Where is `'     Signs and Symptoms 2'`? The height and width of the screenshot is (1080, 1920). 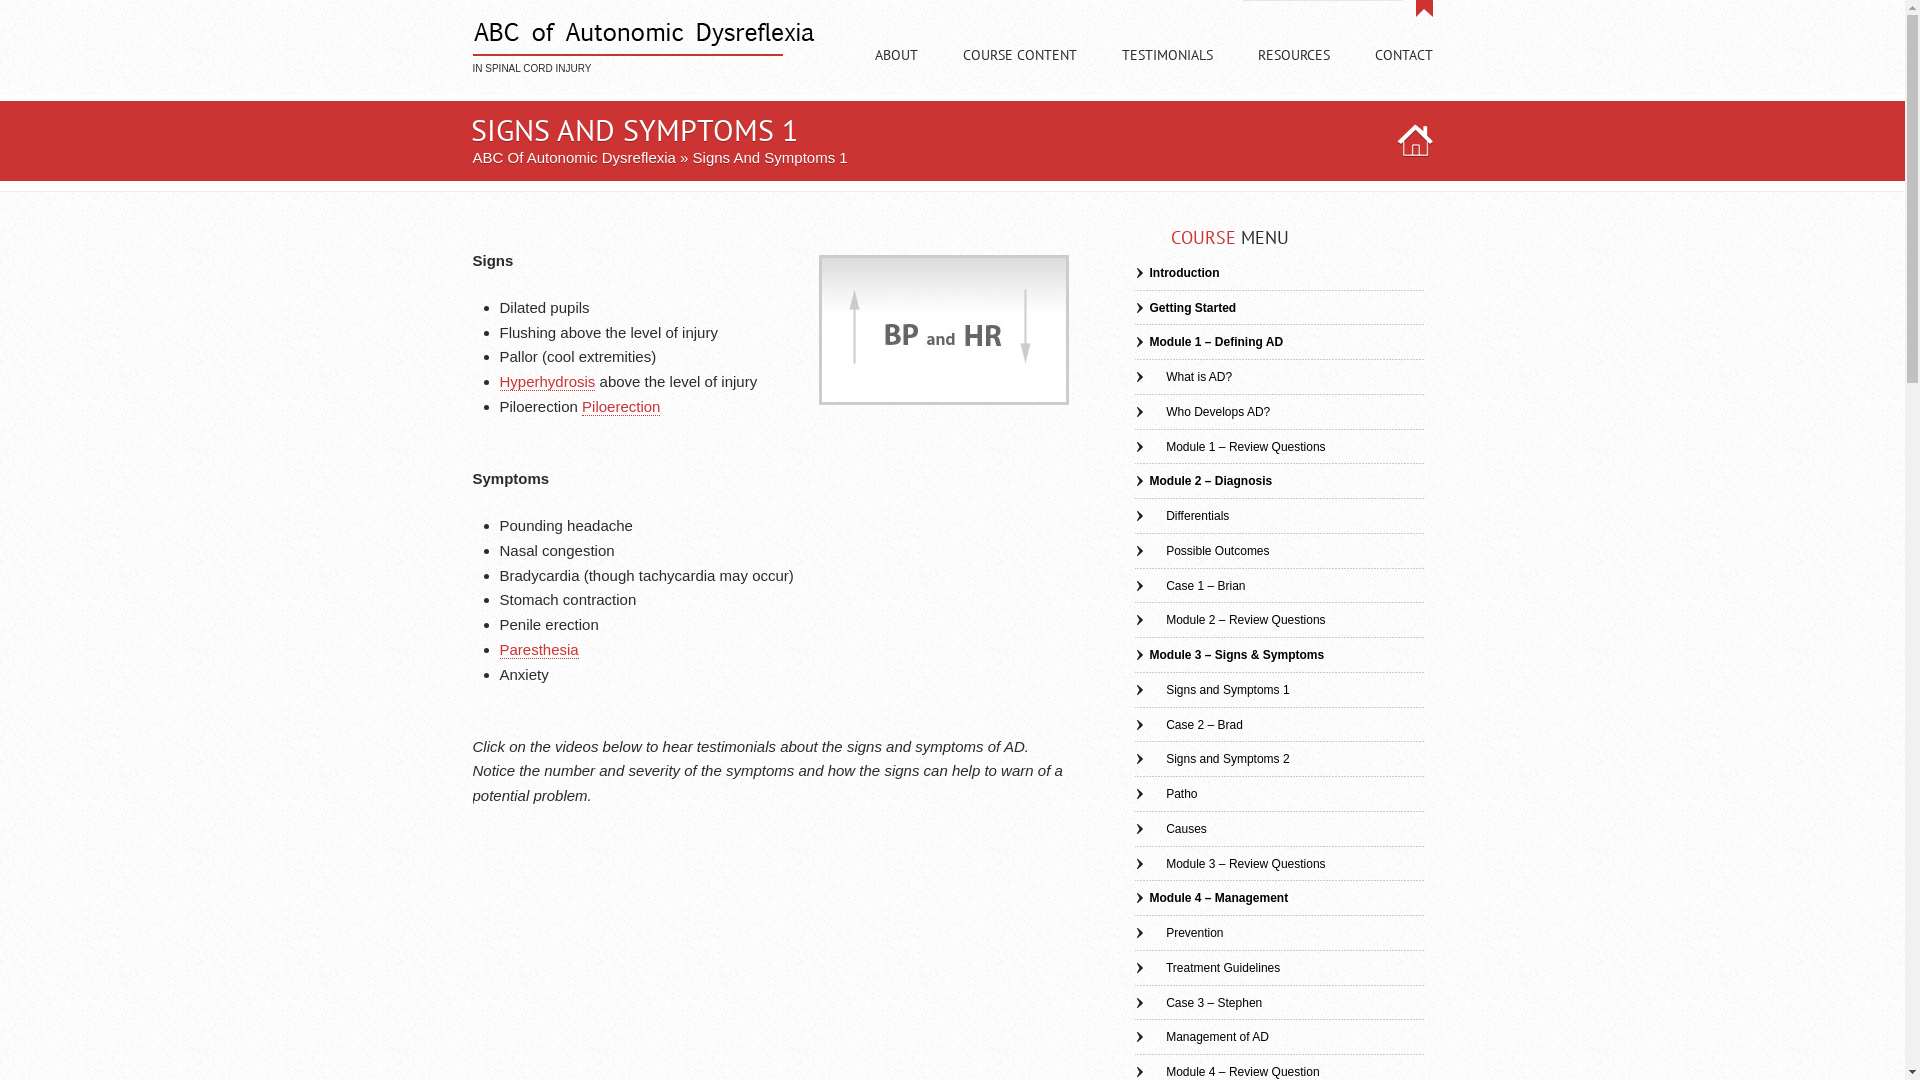
'     Signs and Symptoms 2' is located at coordinates (1210, 759).